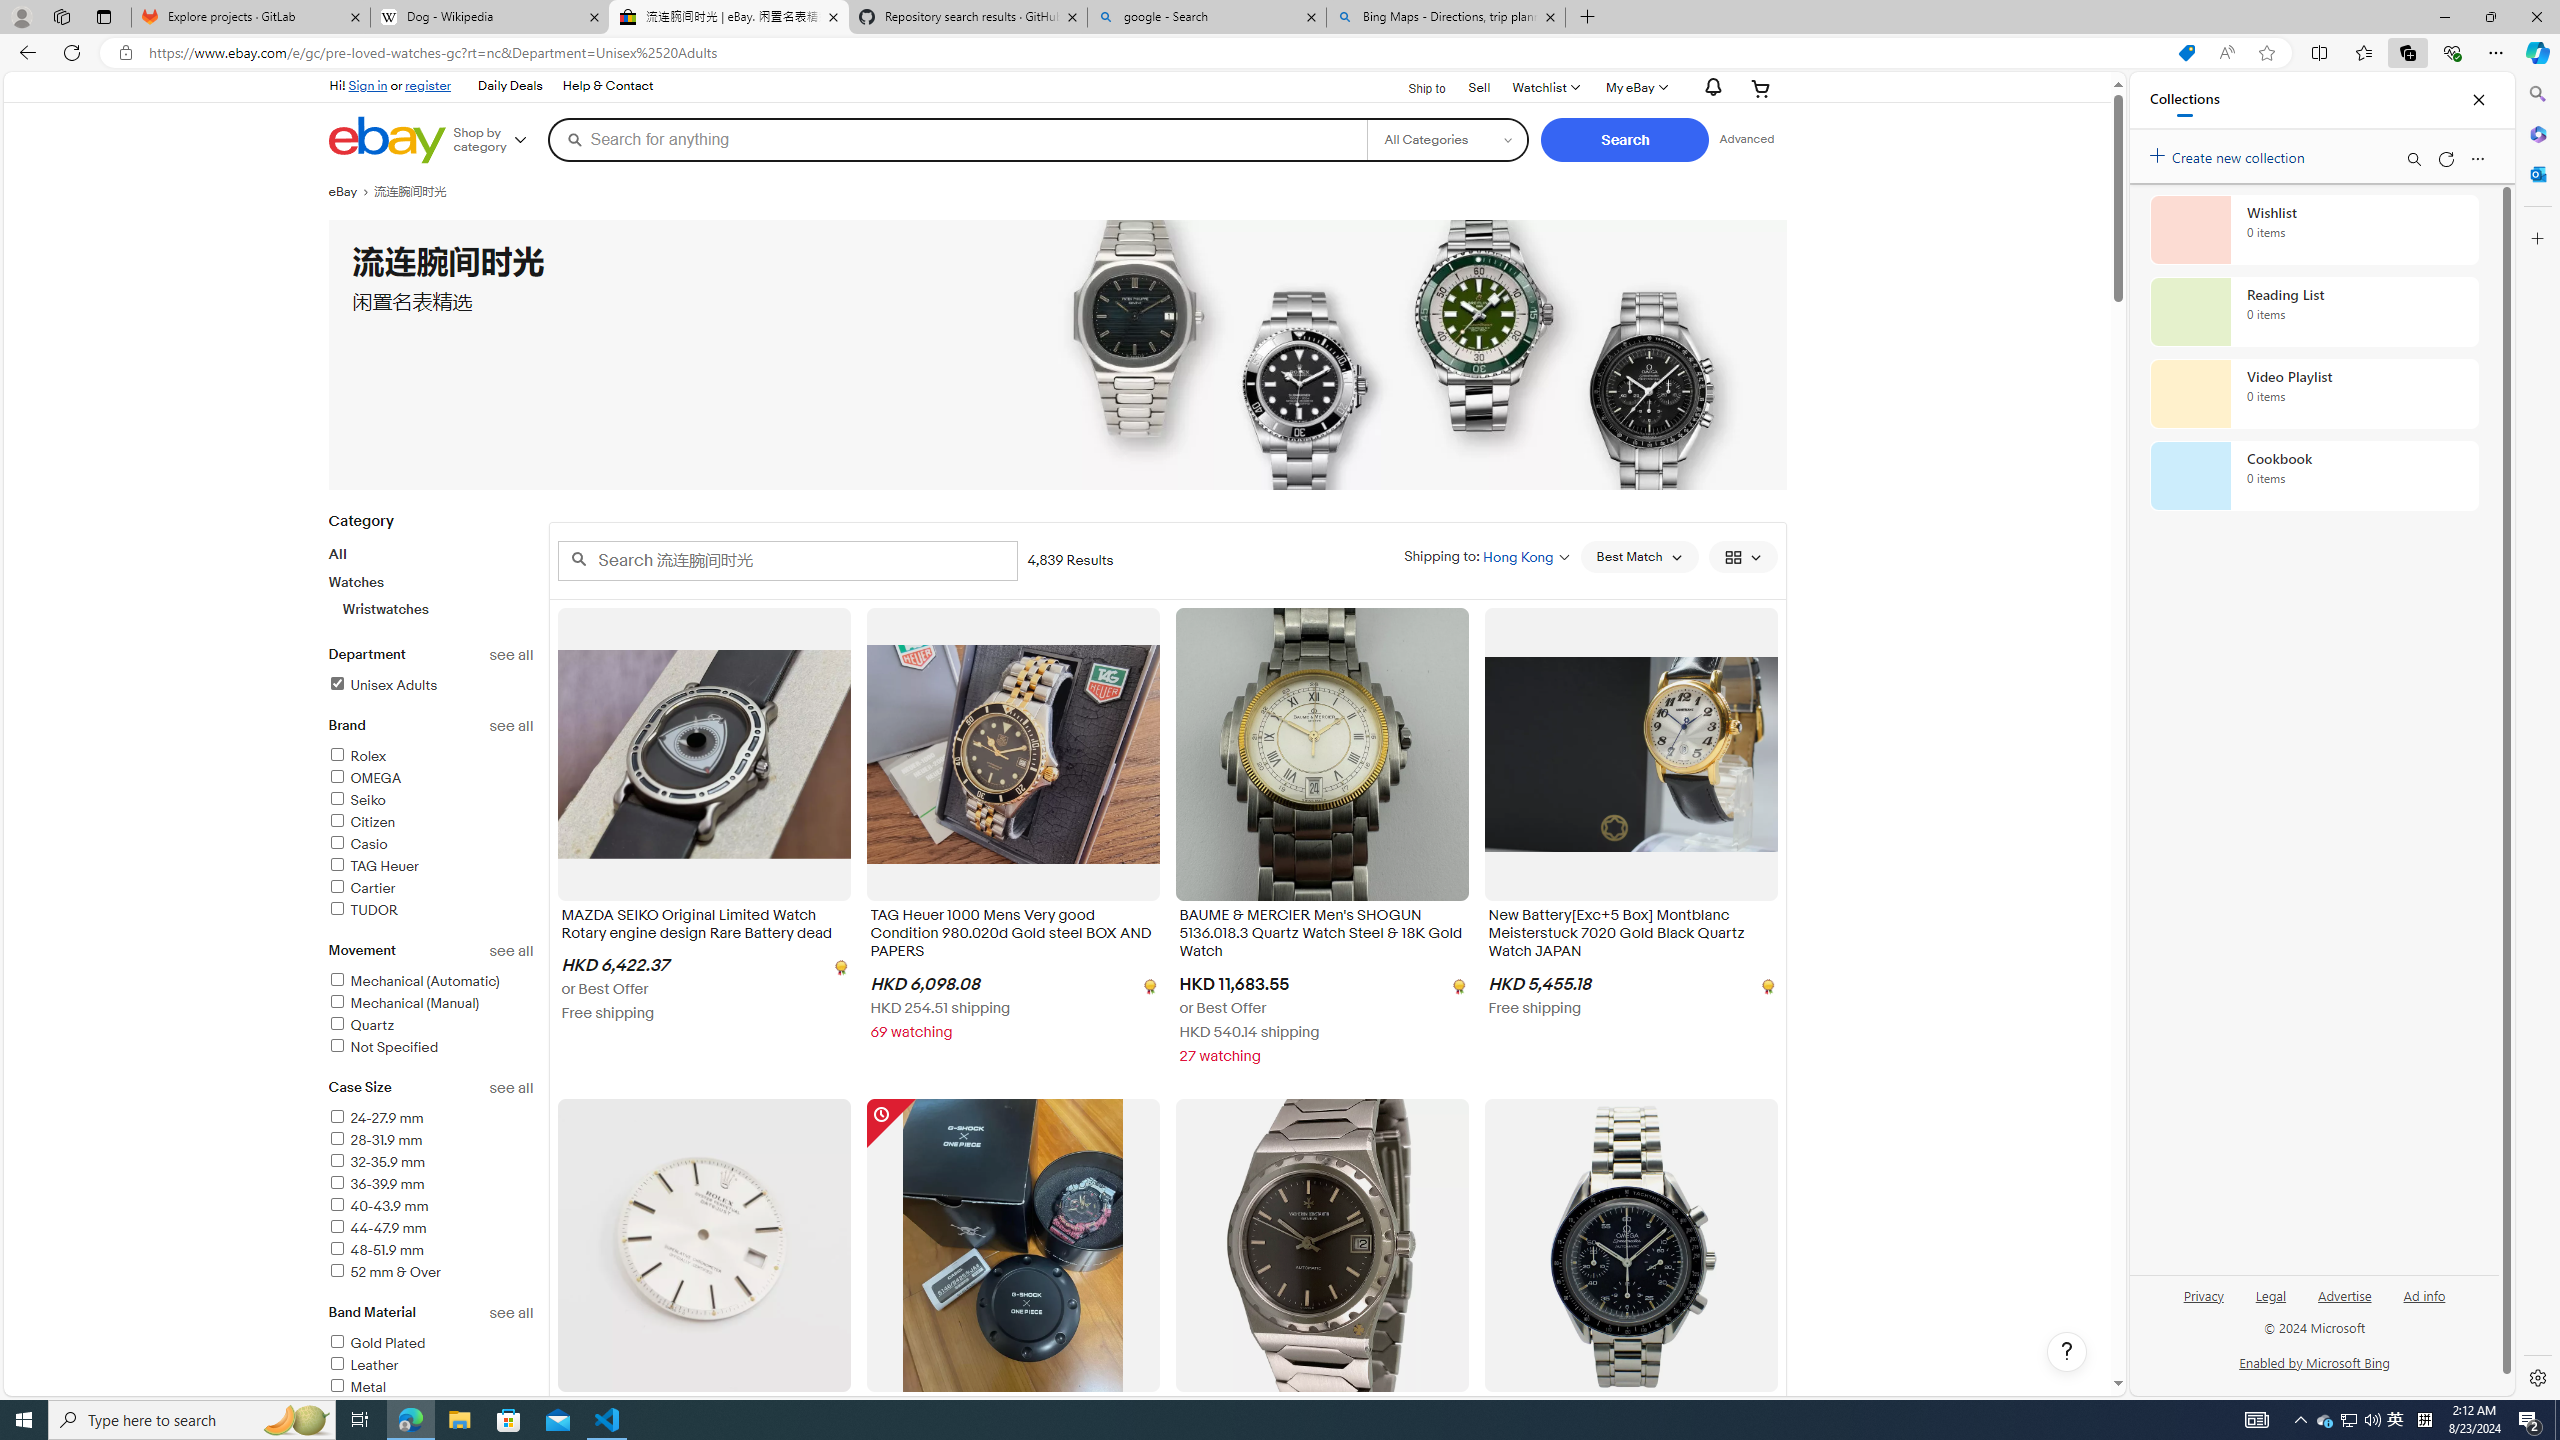 This screenshot has width=2560, height=1440. Describe the element at coordinates (375, 1161) in the screenshot. I see `'32-35.9 mm'` at that location.